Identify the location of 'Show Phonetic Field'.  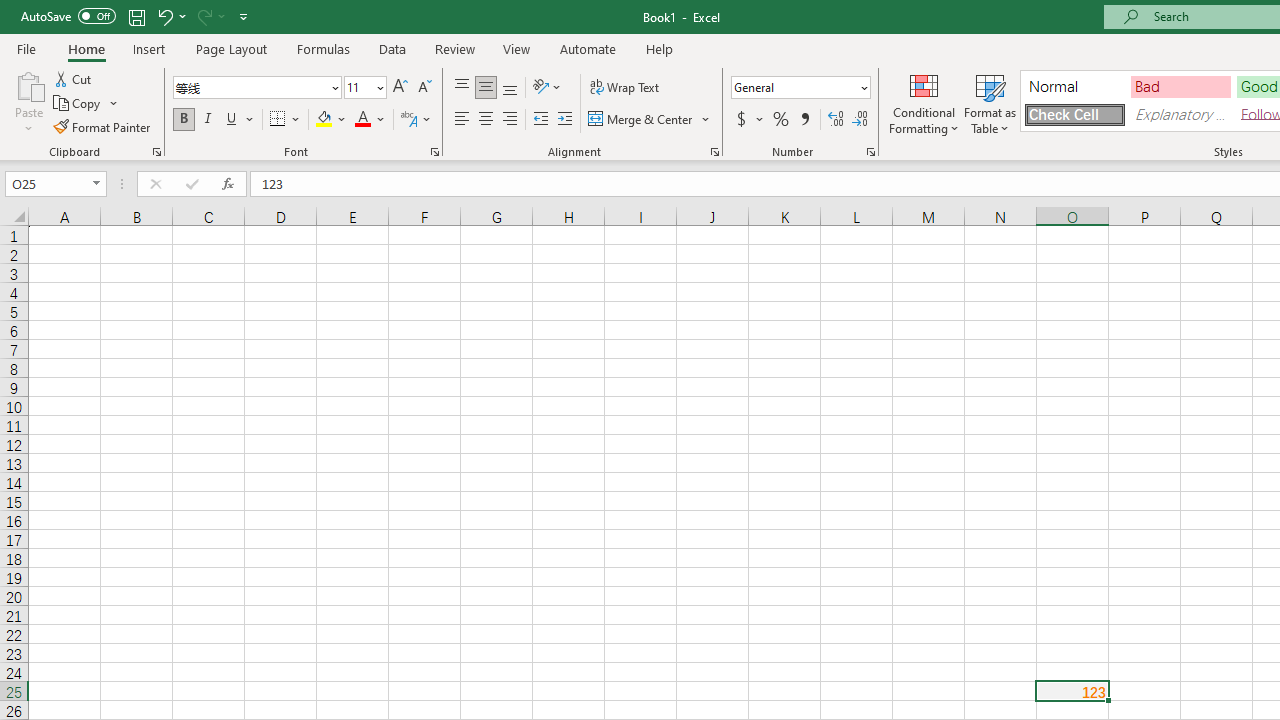
(415, 119).